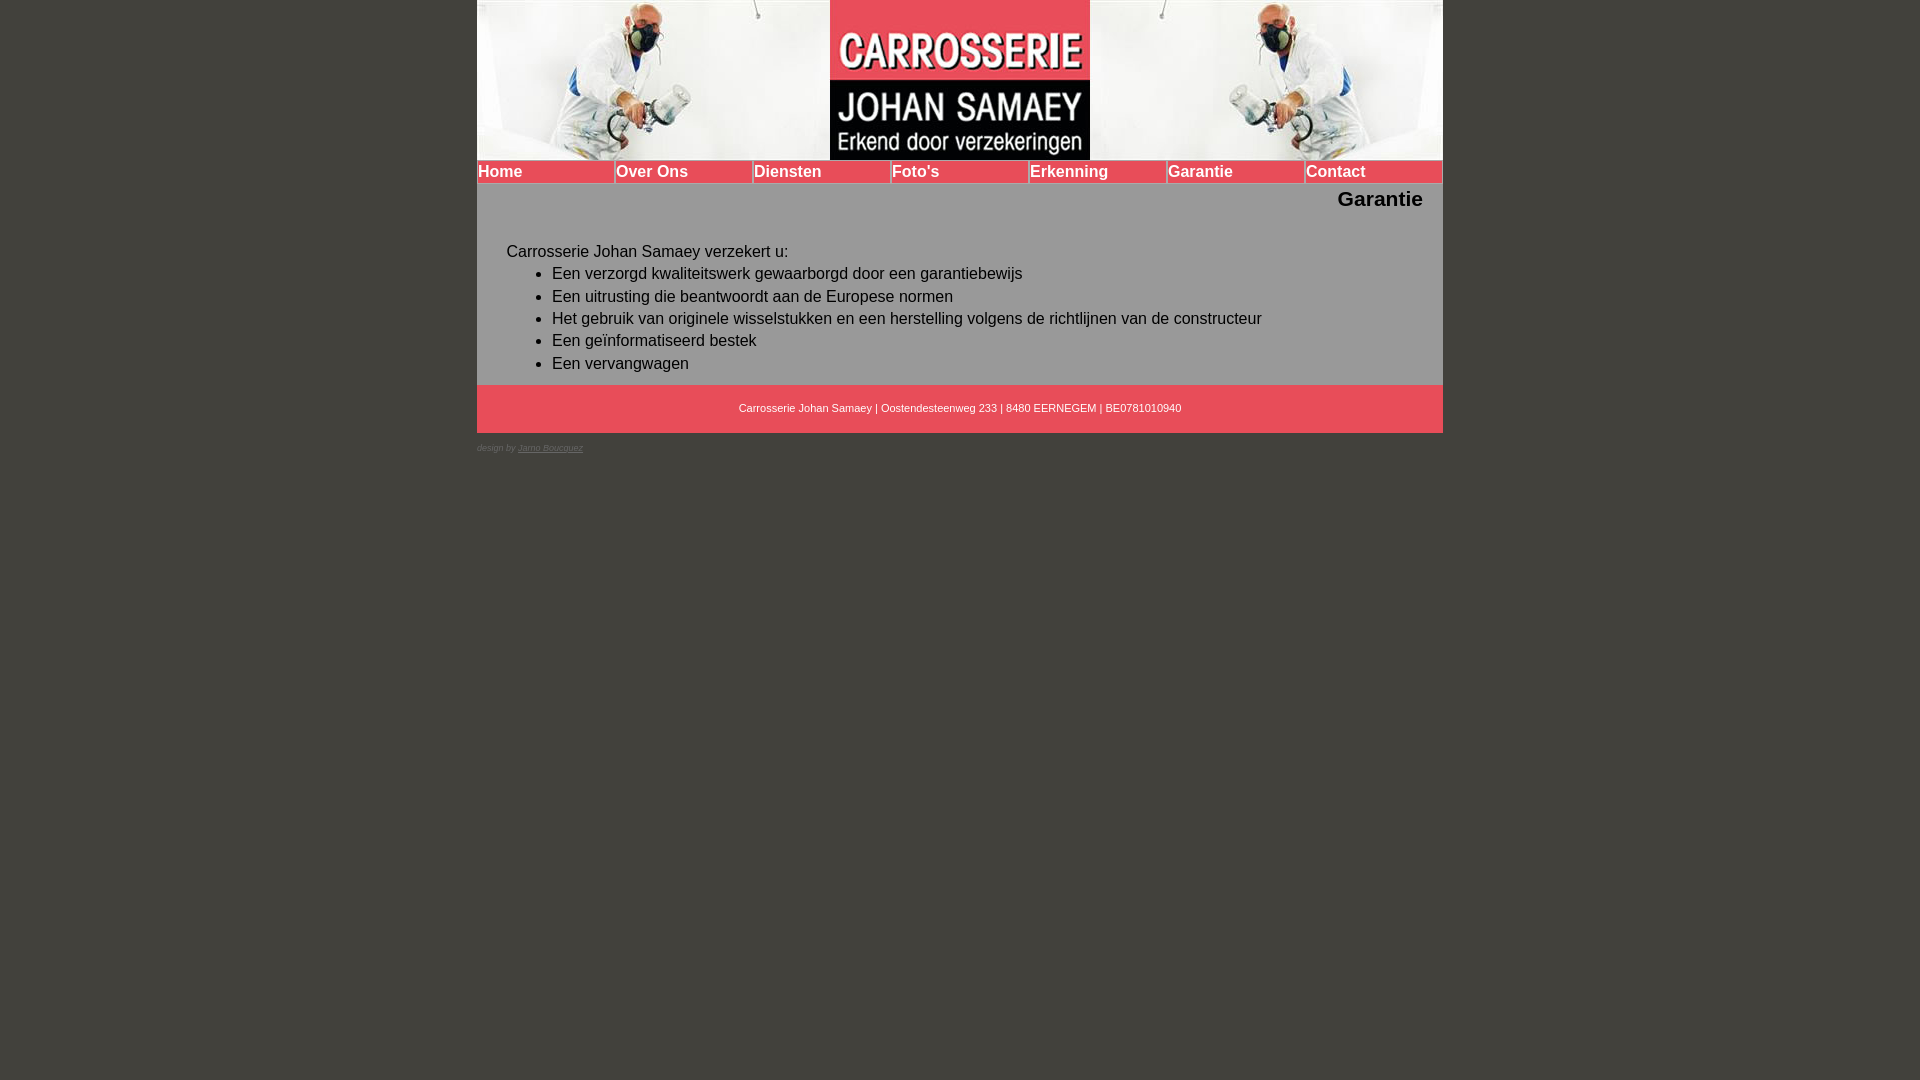  Describe the element at coordinates (684, 171) in the screenshot. I see `'Over Ons'` at that location.